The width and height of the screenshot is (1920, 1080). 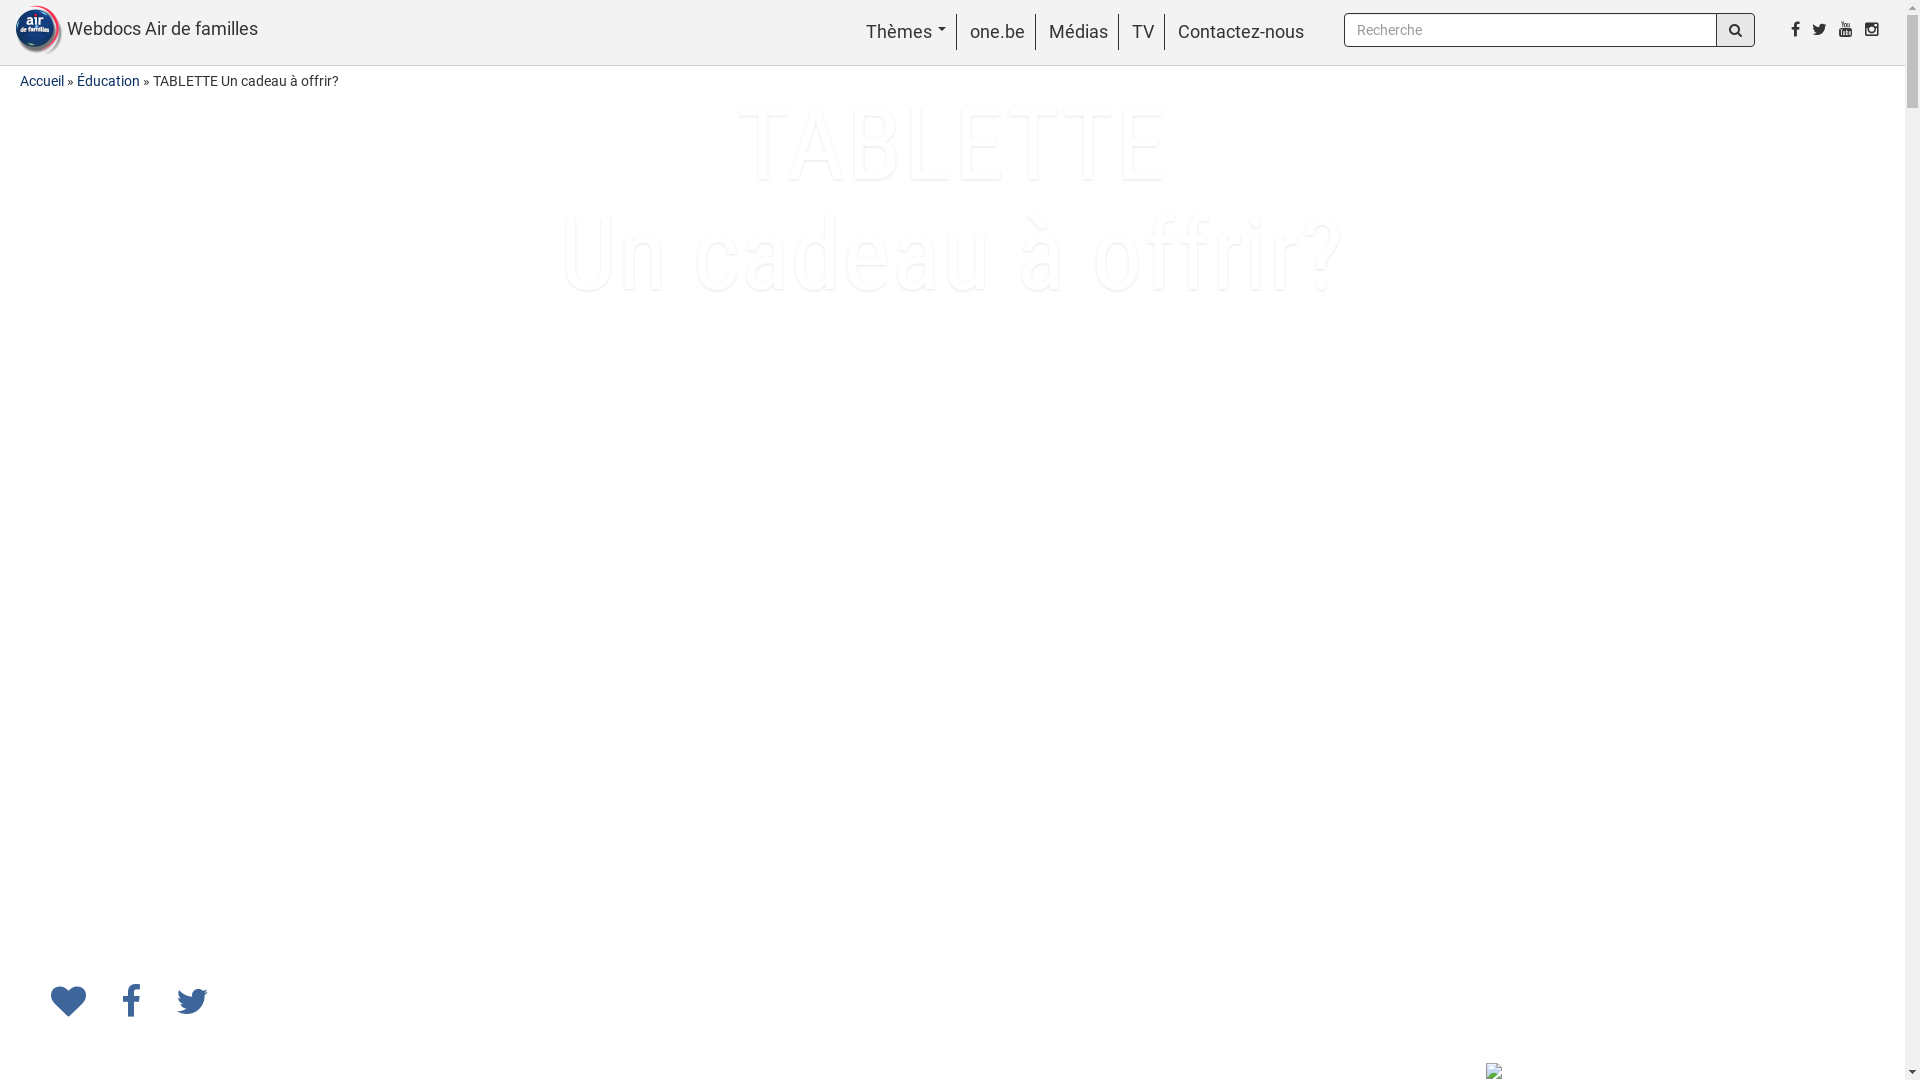 What do you see at coordinates (128, 30) in the screenshot?
I see `'Webdocs Air de familles'` at bounding box center [128, 30].